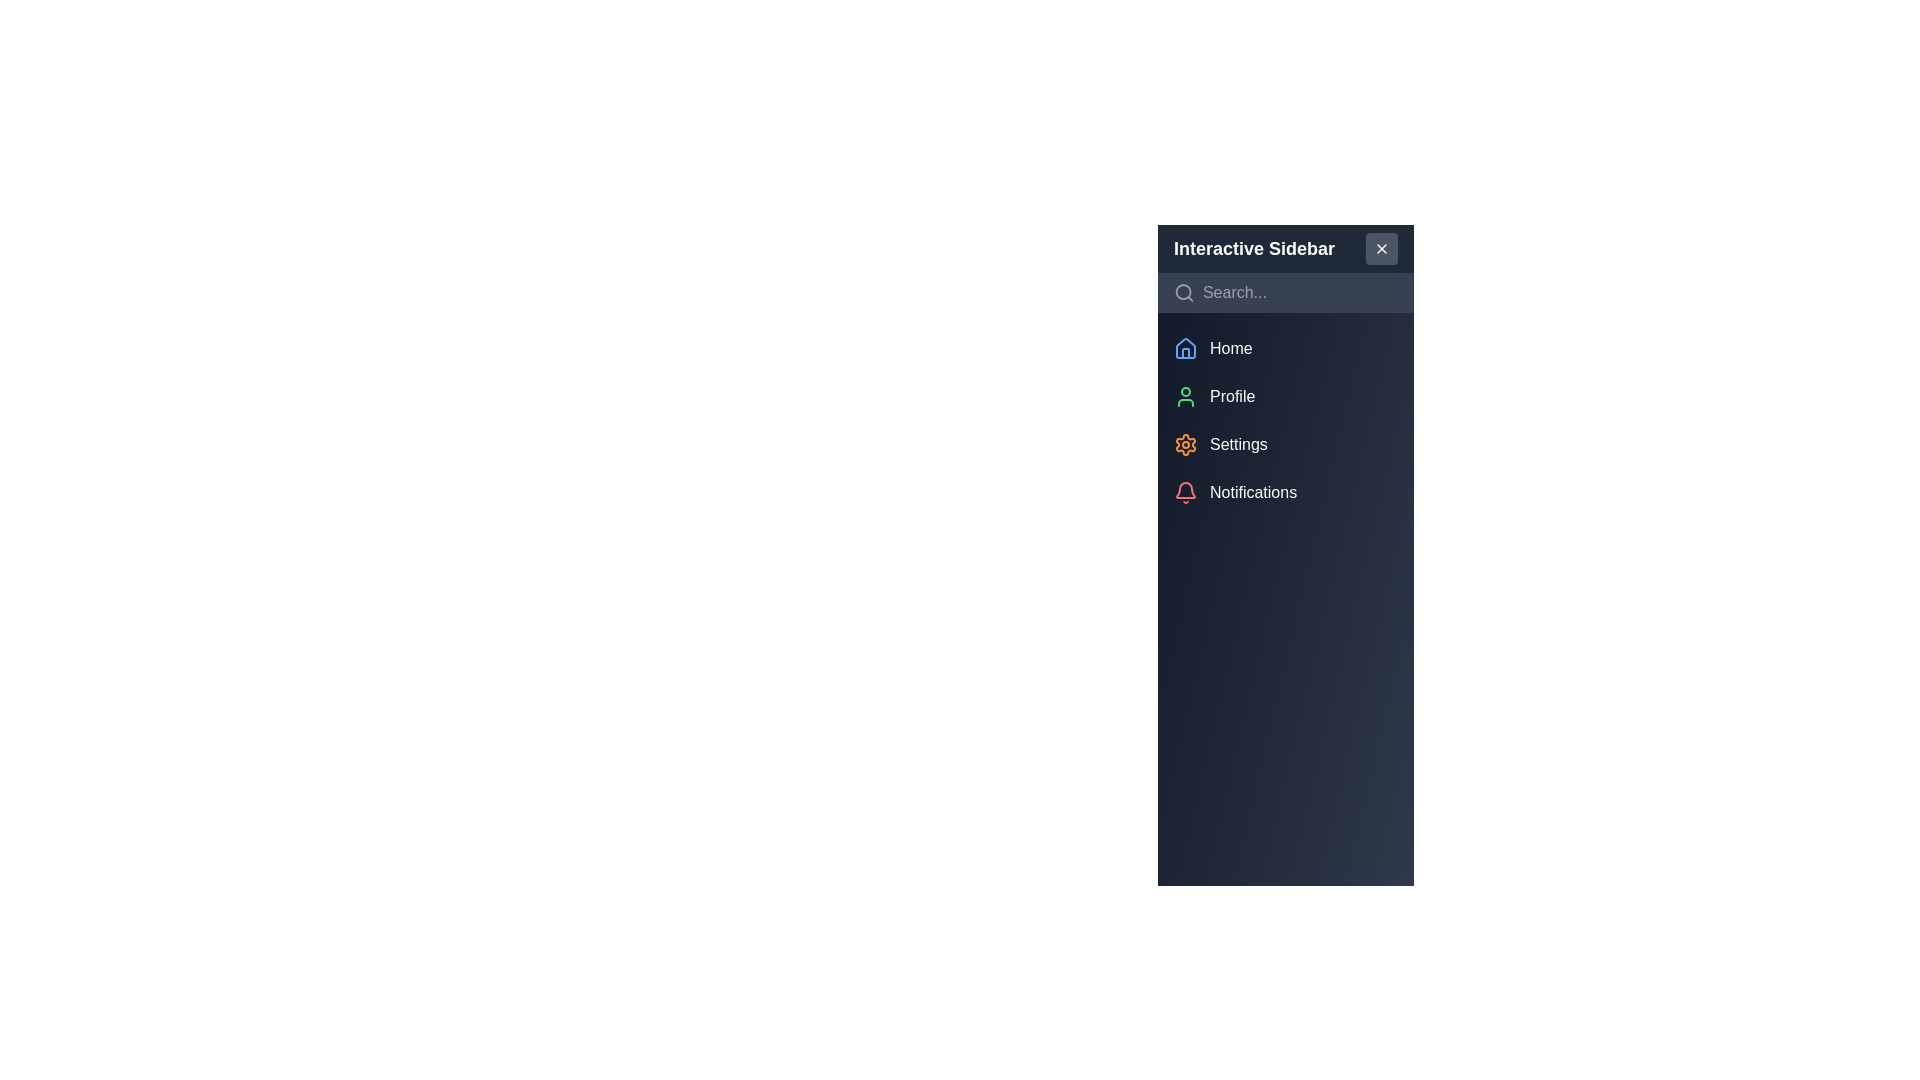  Describe the element at coordinates (1230, 347) in the screenshot. I see `the 'Home' text label in the vertical sidebar menu` at that location.